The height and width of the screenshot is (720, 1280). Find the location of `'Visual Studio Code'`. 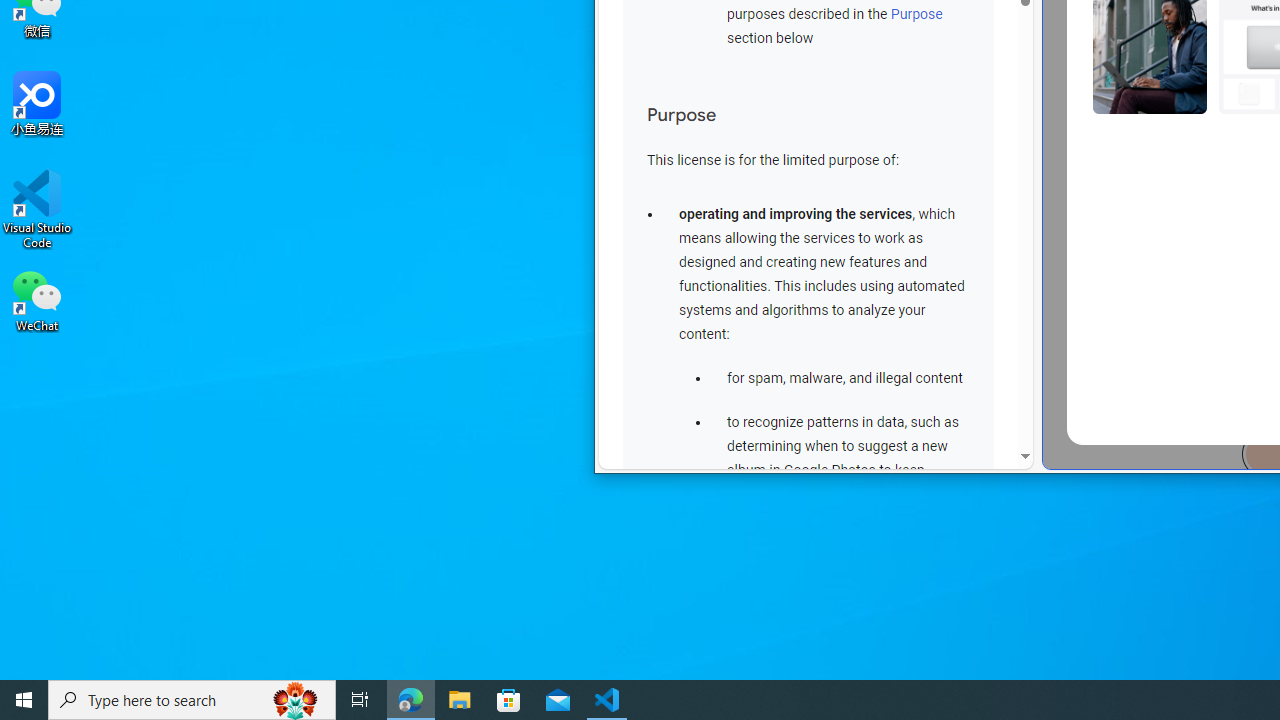

'Visual Studio Code' is located at coordinates (37, 209).